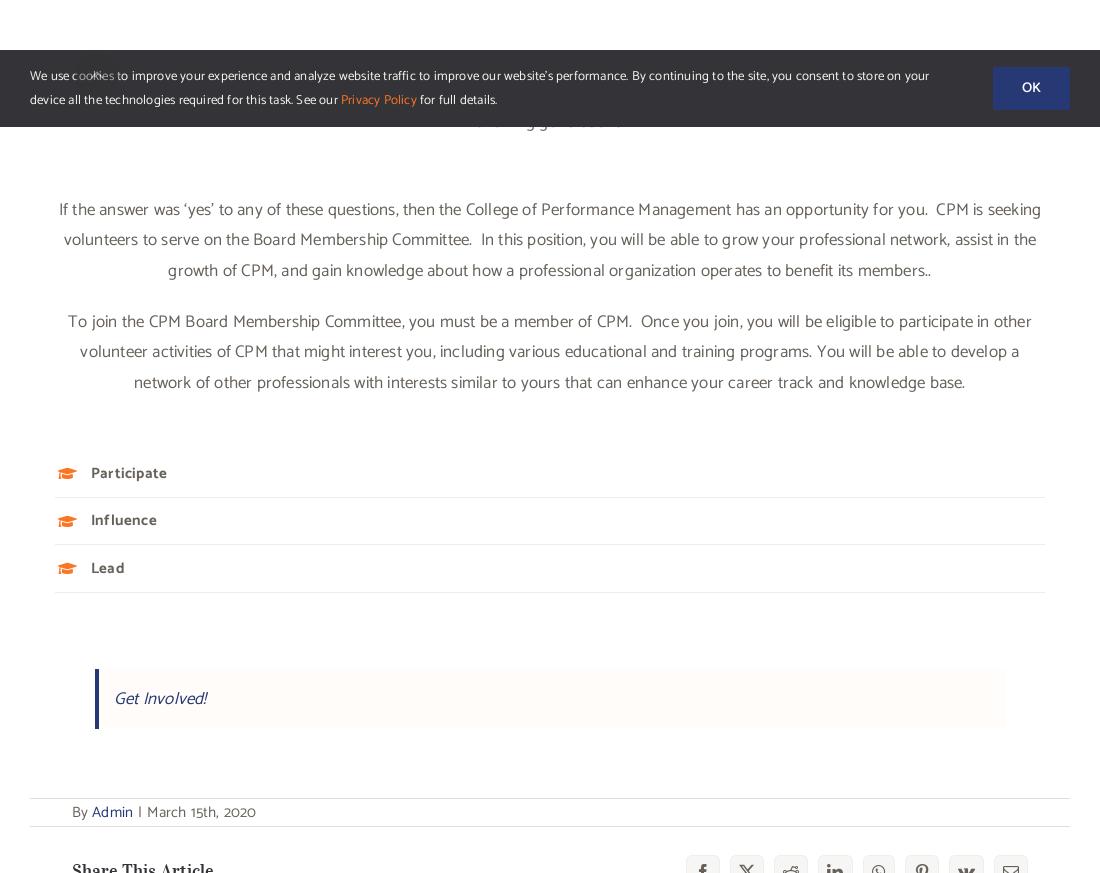  I want to click on 'If the answer was ‘yes’ to any of these questions, then the College of Performance Management has an opportunity for you.  CPM is seeking volunteers to serve on the Board Membership Committee.  In this position, you will be able to grow your professional network, assist in the growth of CPM, and gain knowledge about how a professional organization operates to benefit its members..', so click(549, 238).